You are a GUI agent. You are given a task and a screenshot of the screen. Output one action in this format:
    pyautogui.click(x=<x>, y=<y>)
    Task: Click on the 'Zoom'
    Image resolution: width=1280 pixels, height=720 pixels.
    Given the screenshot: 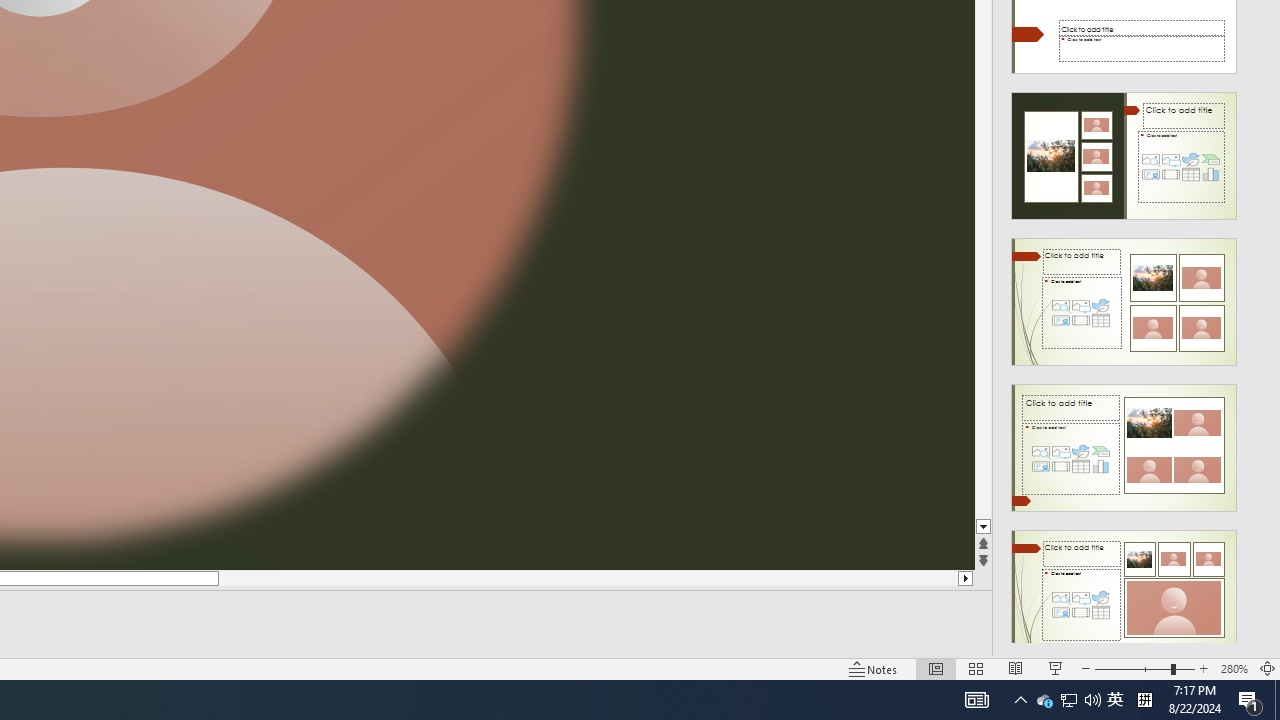 What is the action you would take?
    pyautogui.click(x=1144, y=669)
    